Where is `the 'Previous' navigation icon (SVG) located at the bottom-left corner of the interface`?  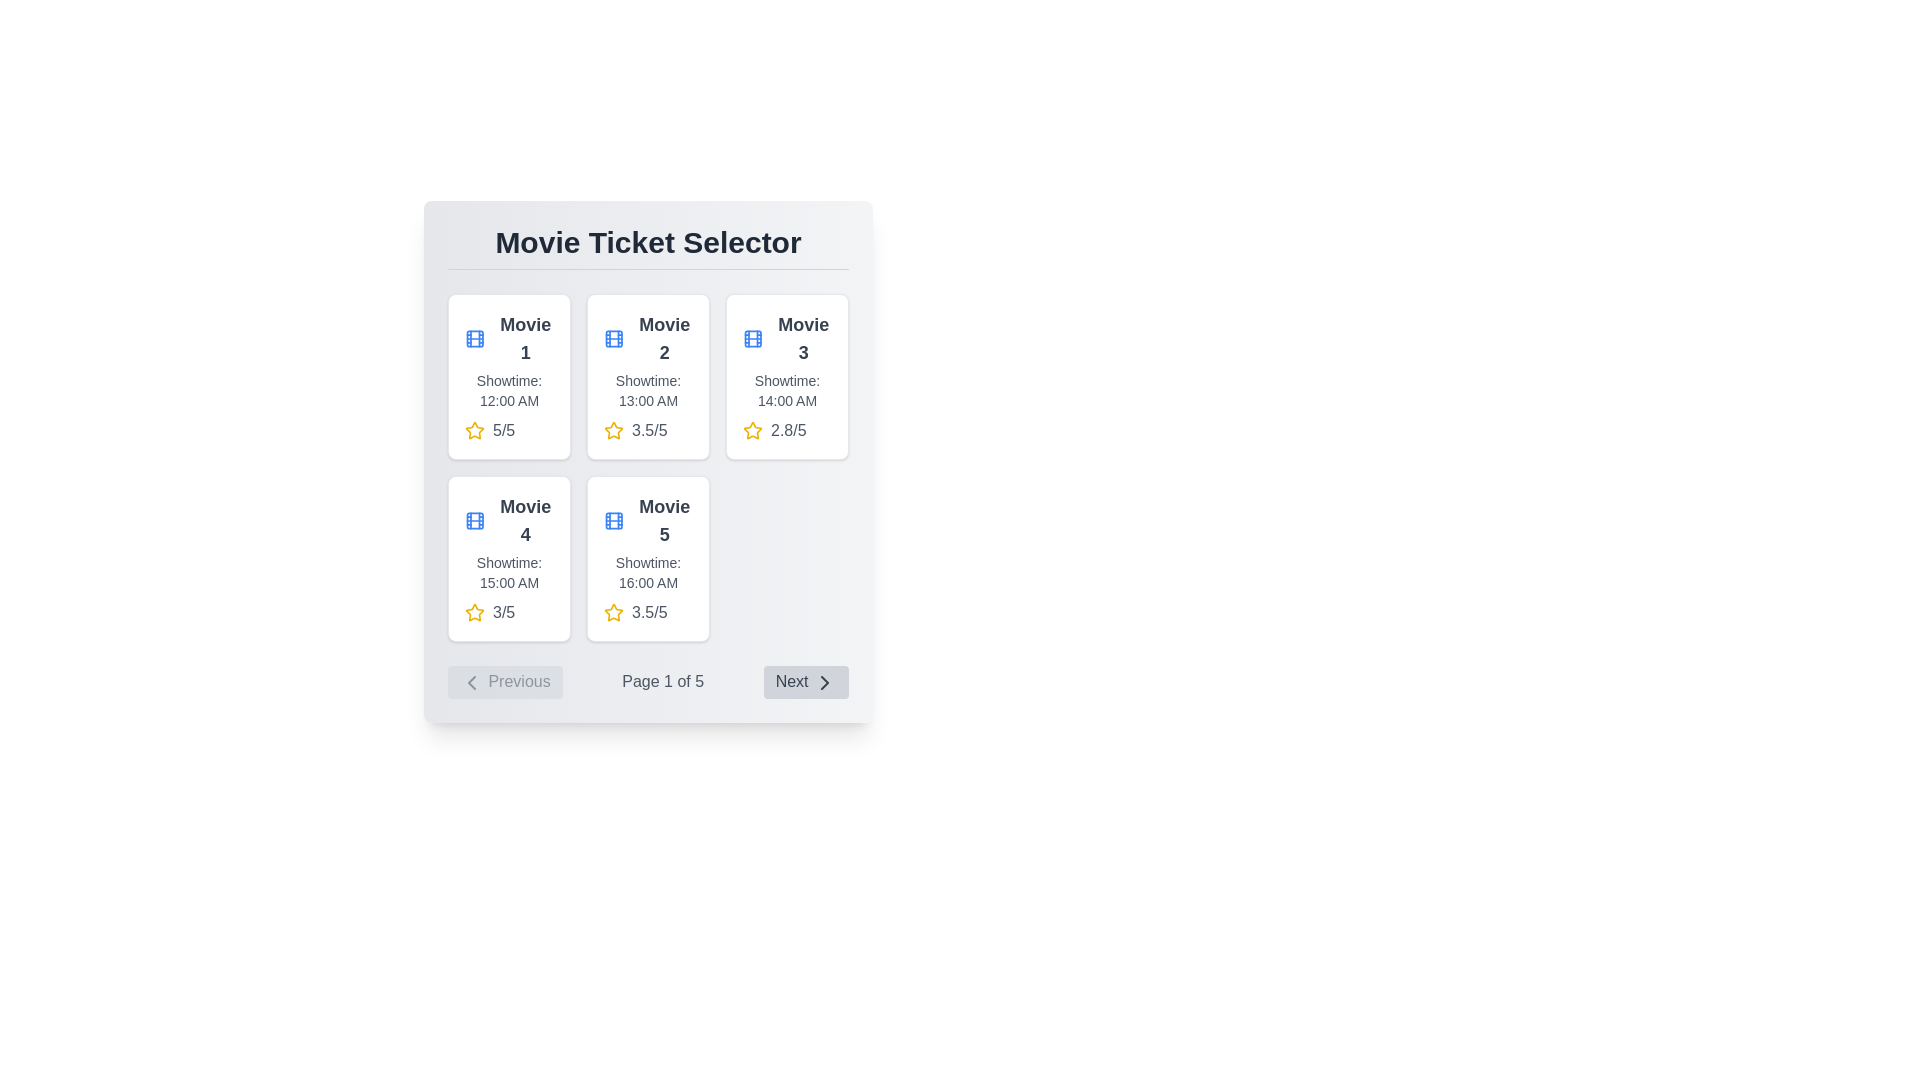
the 'Previous' navigation icon (SVG) located at the bottom-left corner of the interface is located at coordinates (470, 681).